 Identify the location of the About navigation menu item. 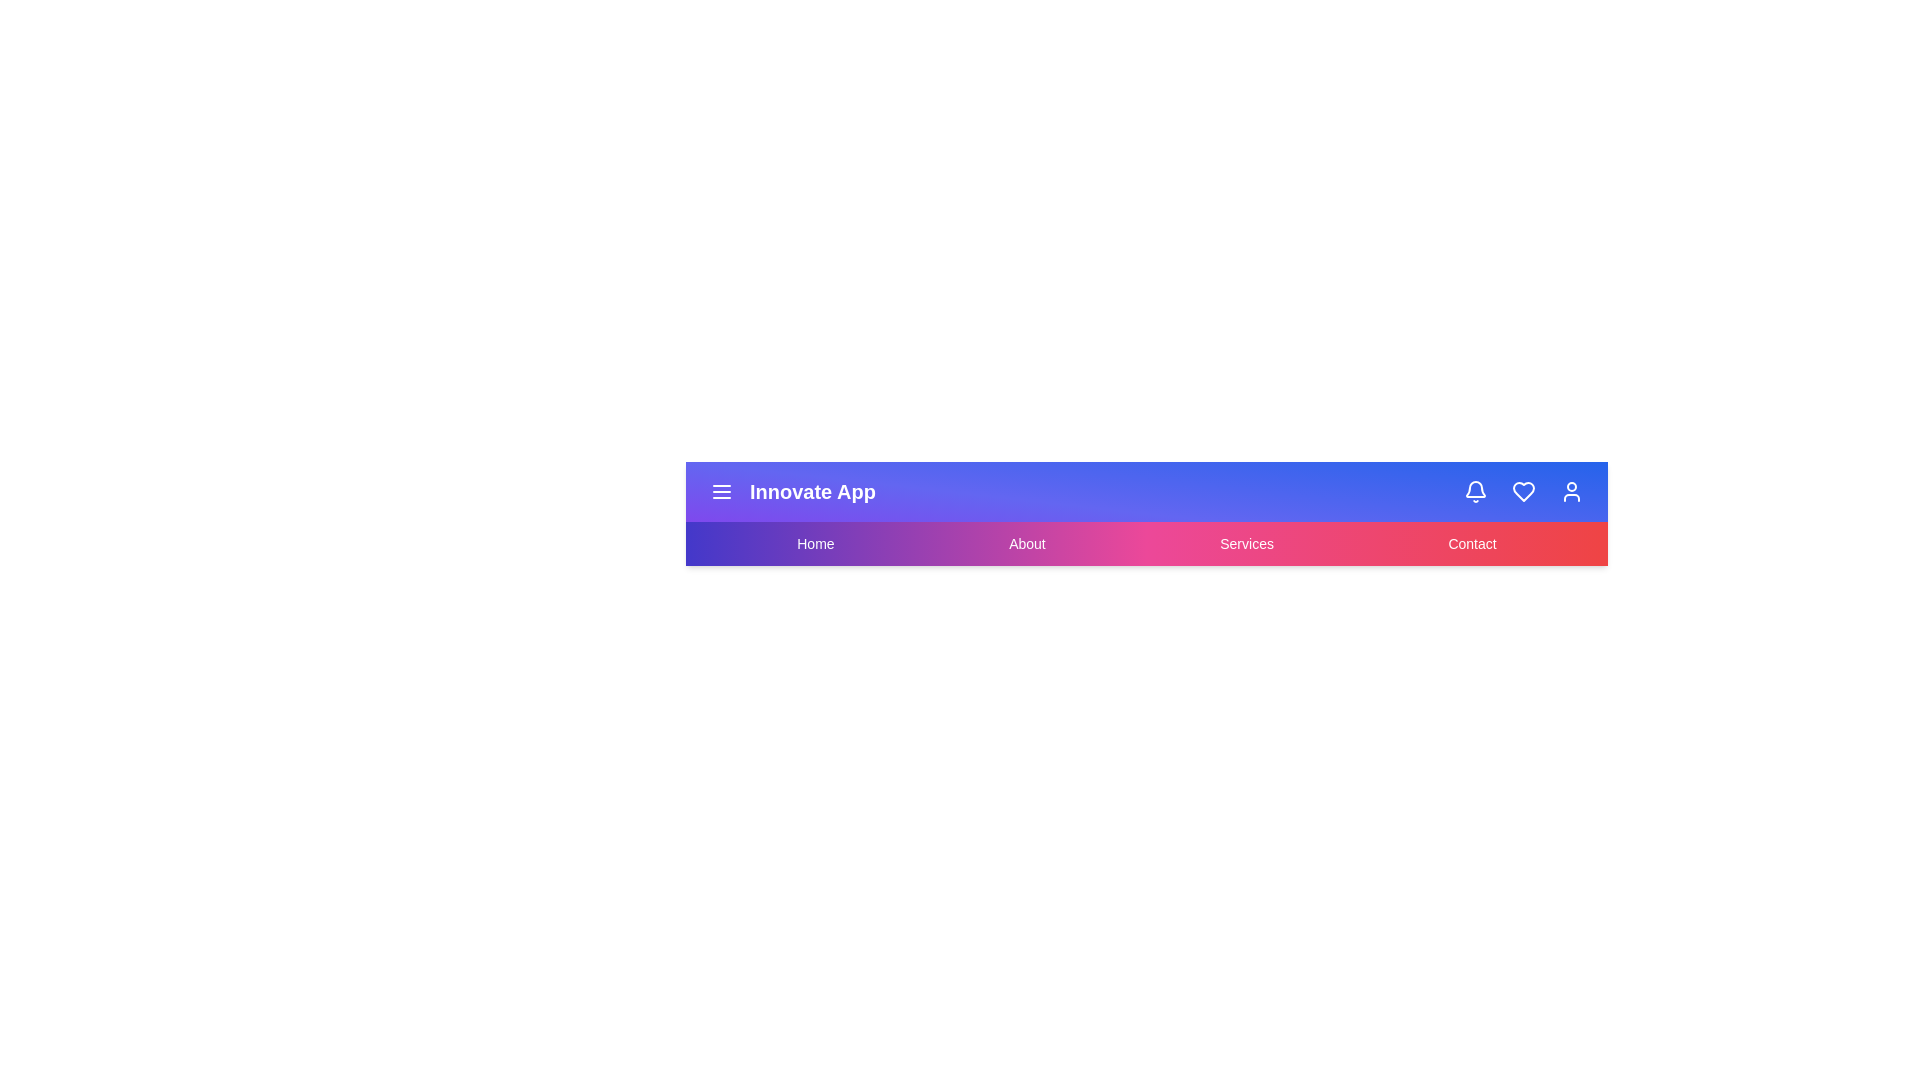
(1027, 543).